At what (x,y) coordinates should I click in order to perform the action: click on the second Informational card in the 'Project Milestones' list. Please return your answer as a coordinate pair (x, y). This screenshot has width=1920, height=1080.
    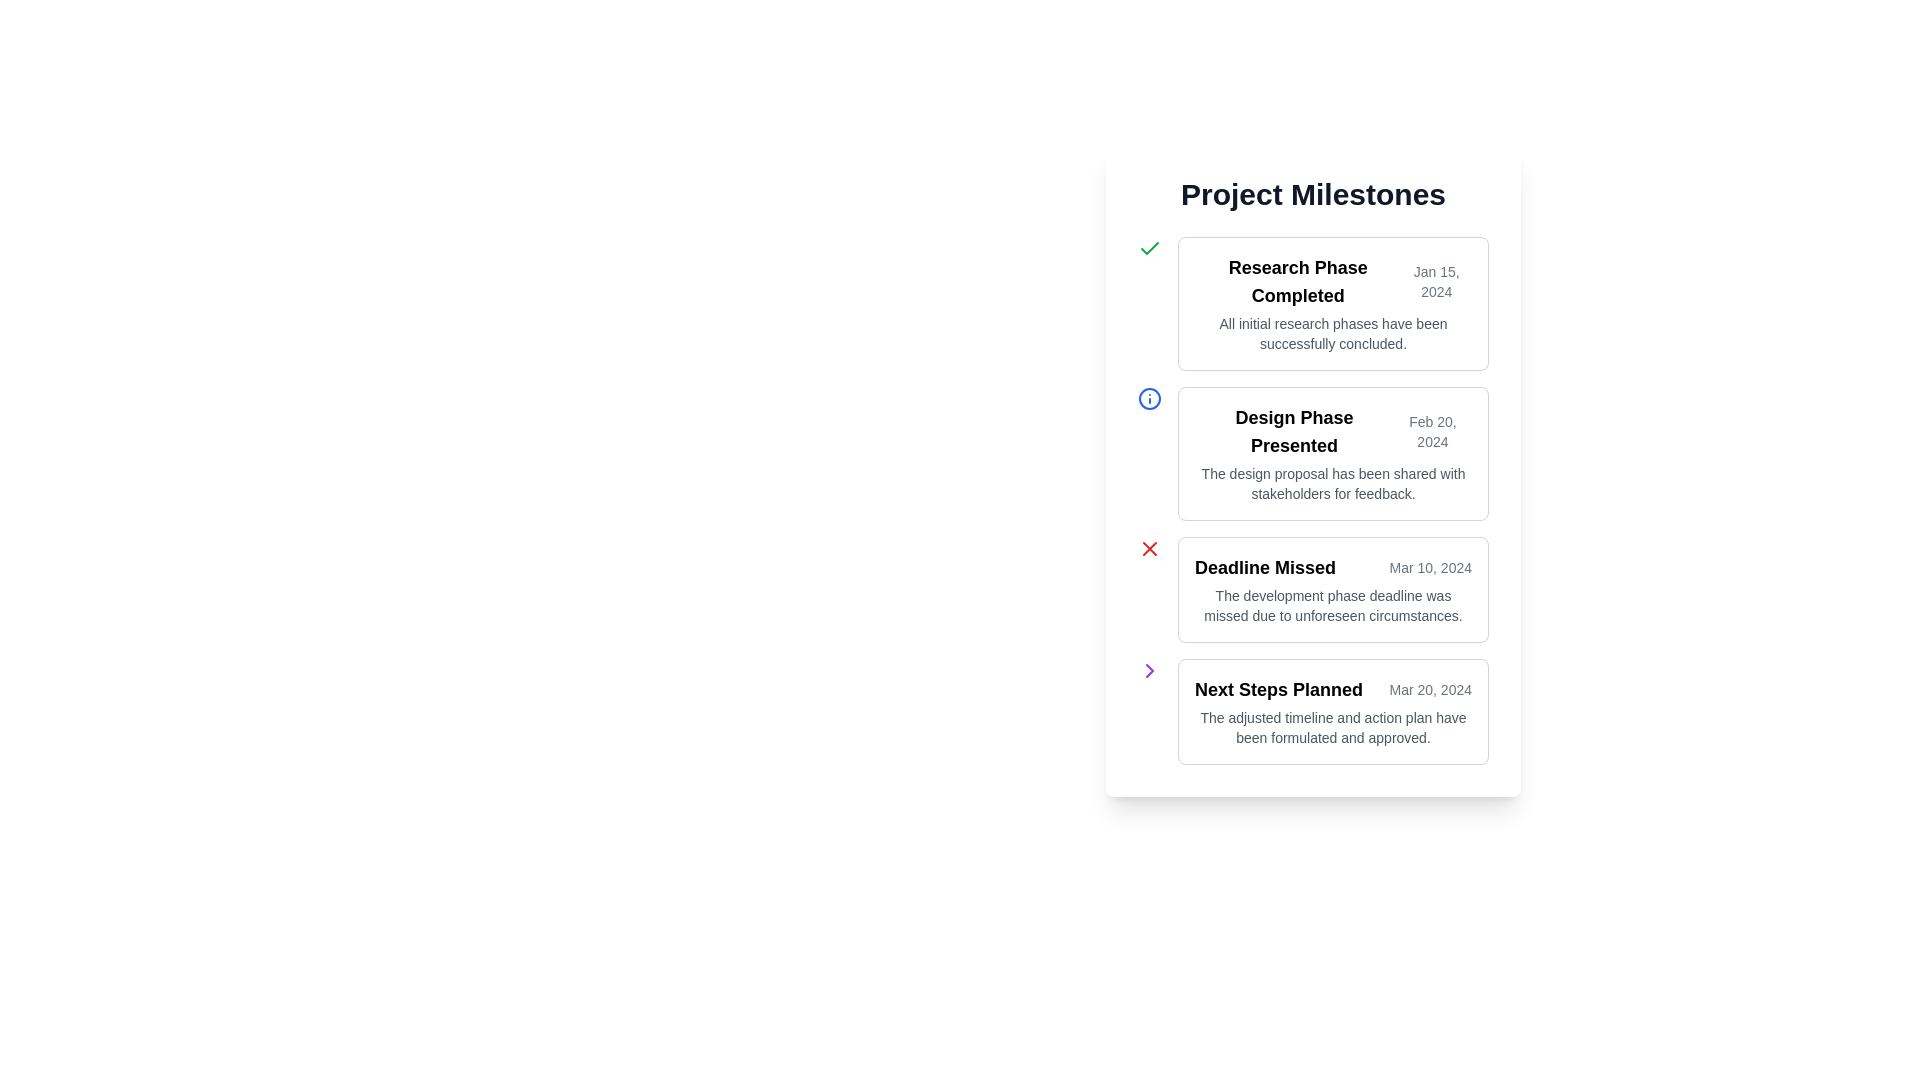
    Looking at the image, I should click on (1333, 454).